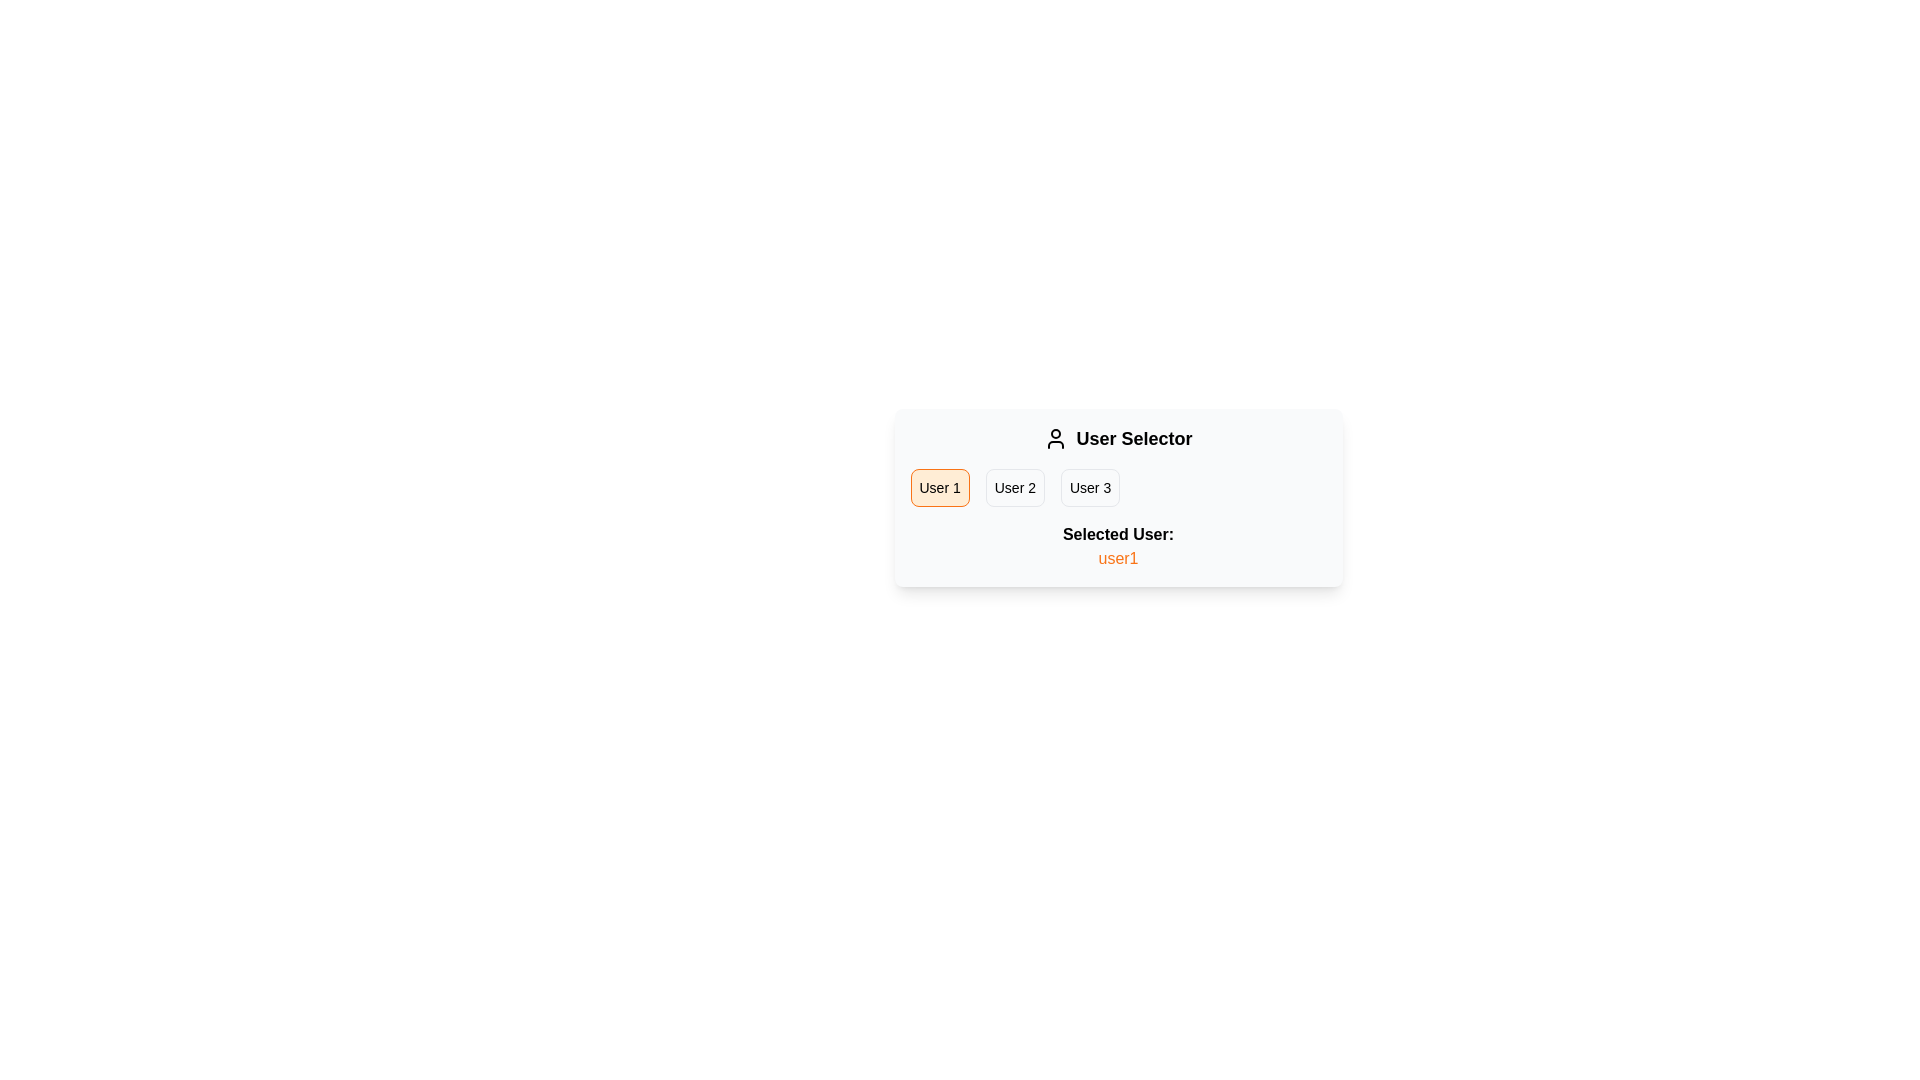 The height and width of the screenshot is (1080, 1920). What do you see at coordinates (1117, 438) in the screenshot?
I see `the 'User Selector' label, which is styled with a black font and positioned above a row of user buttons` at bounding box center [1117, 438].